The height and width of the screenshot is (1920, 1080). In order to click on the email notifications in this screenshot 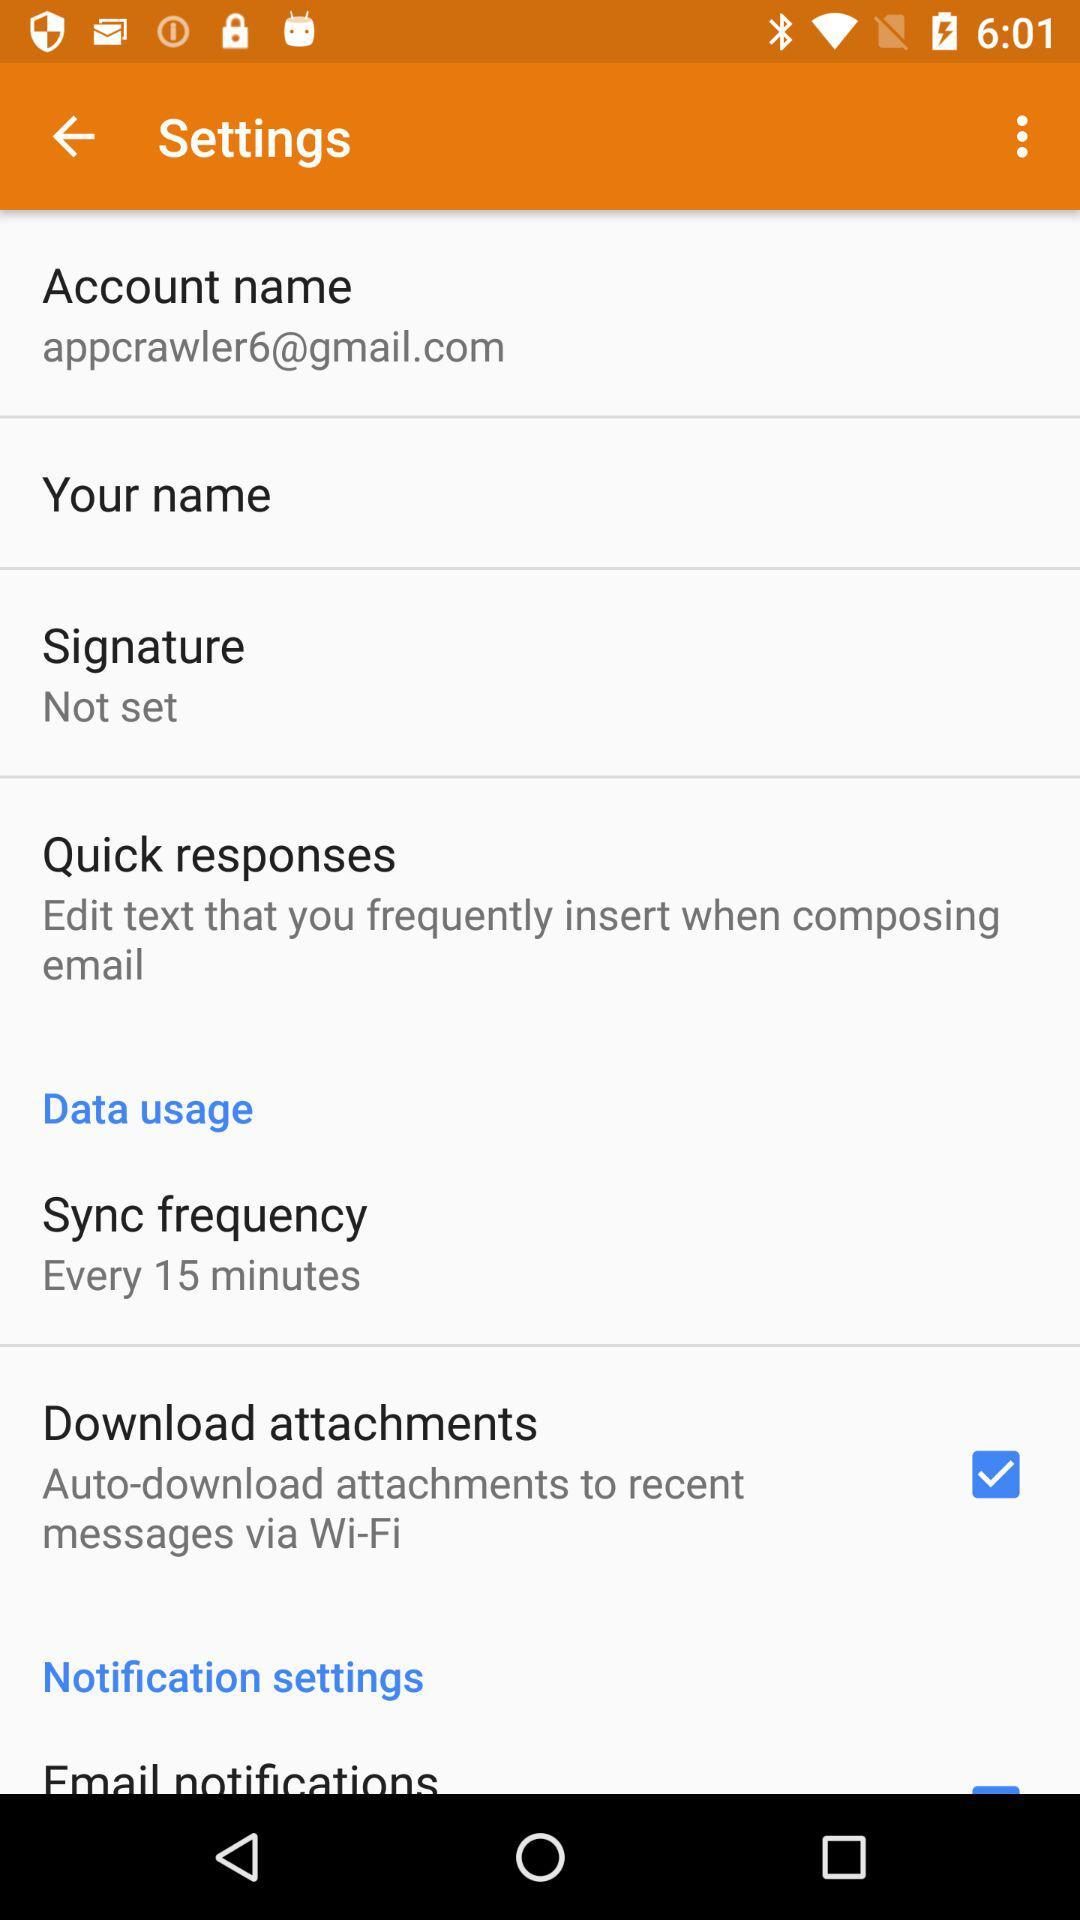, I will do `click(239, 1771)`.